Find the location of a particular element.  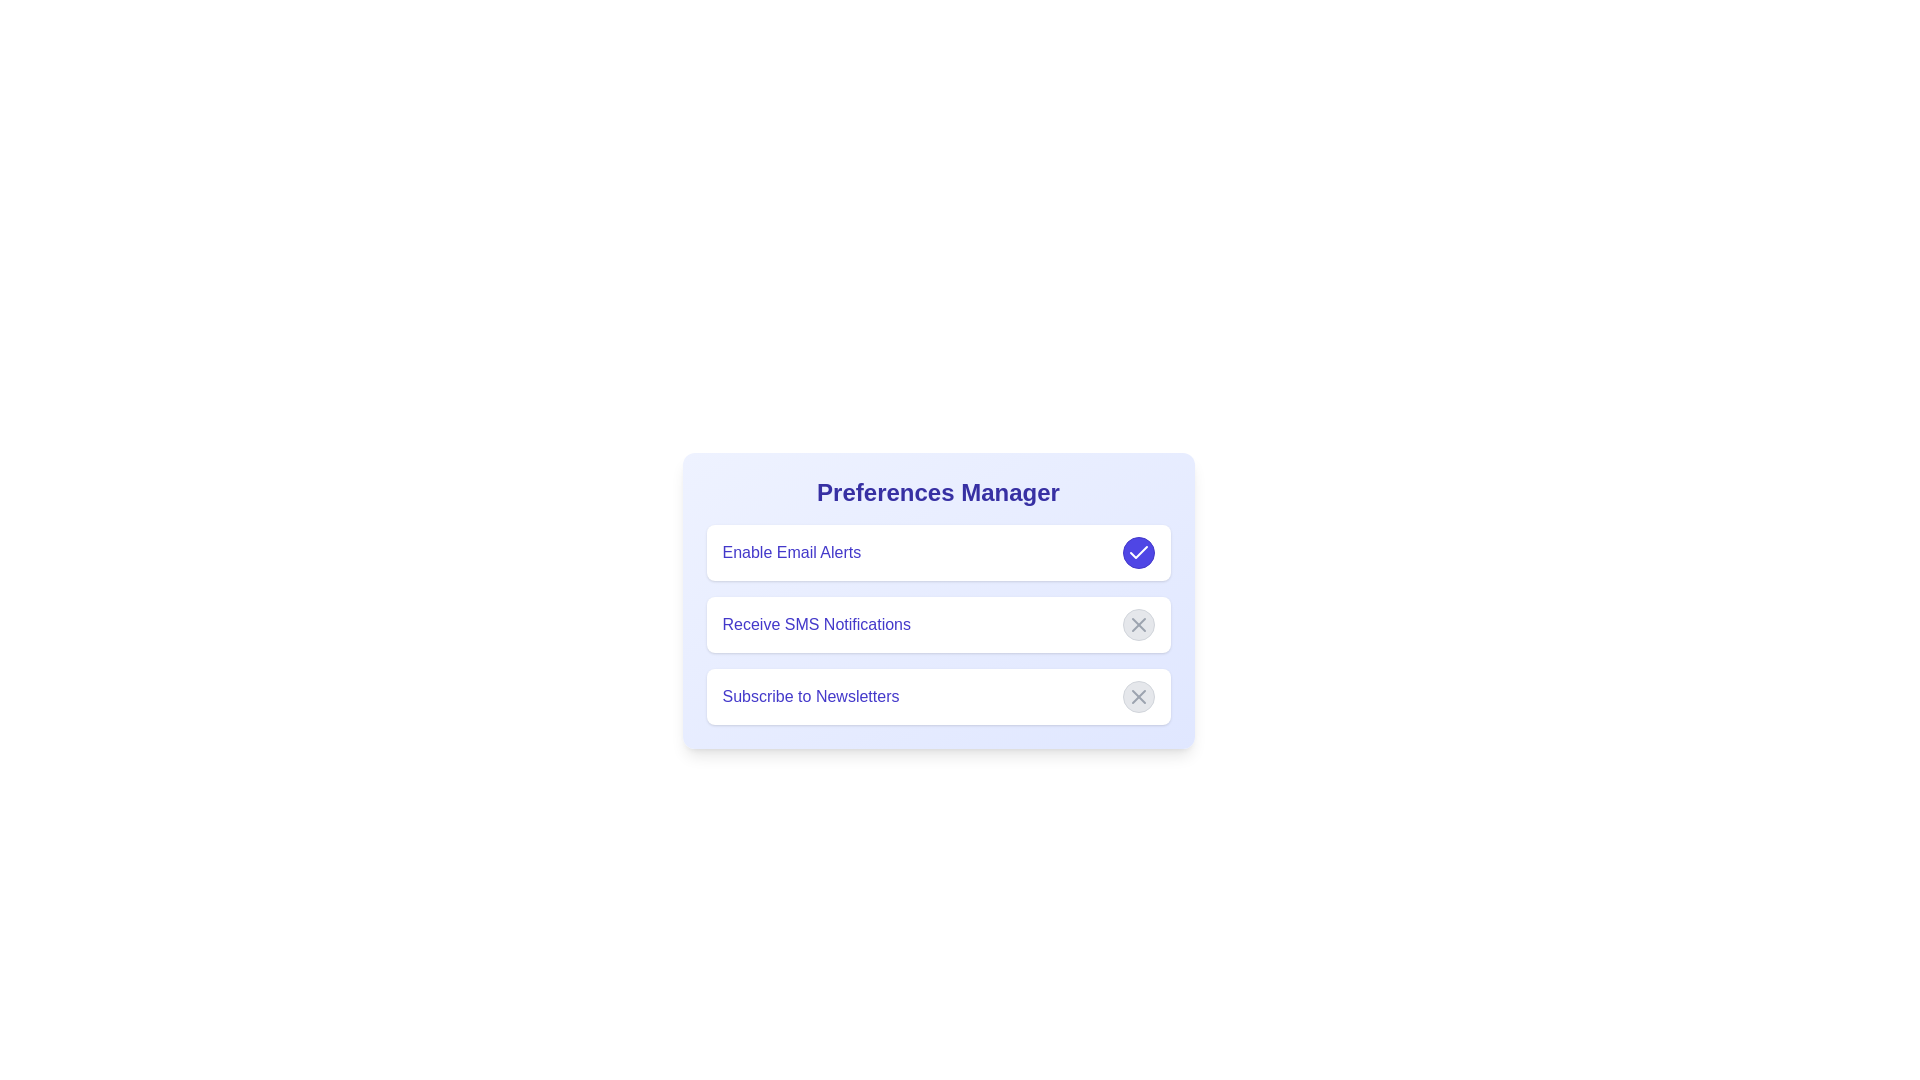

the small circular button with a gray 'X' symbol located next to the 'Receive SMS Notifications' text is located at coordinates (1138, 623).